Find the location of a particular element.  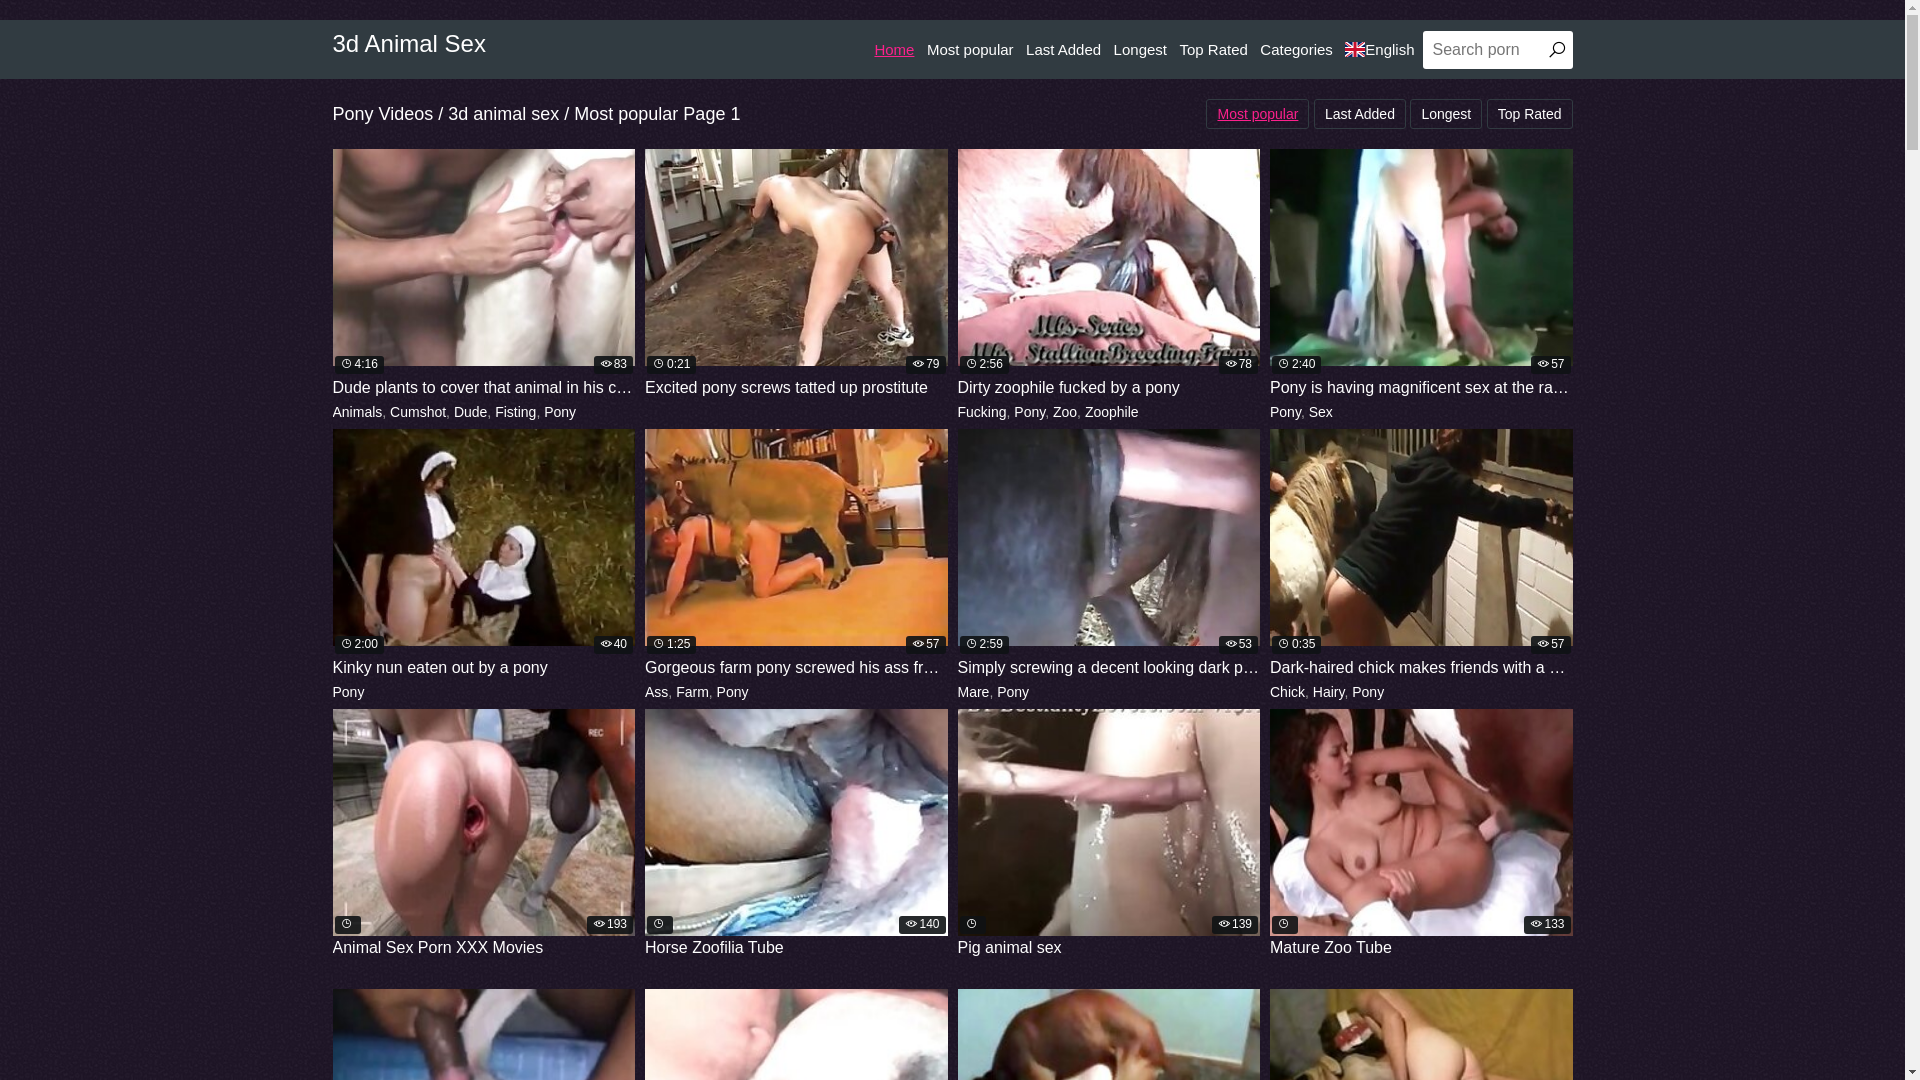

'Zoo' is located at coordinates (1064, 411).